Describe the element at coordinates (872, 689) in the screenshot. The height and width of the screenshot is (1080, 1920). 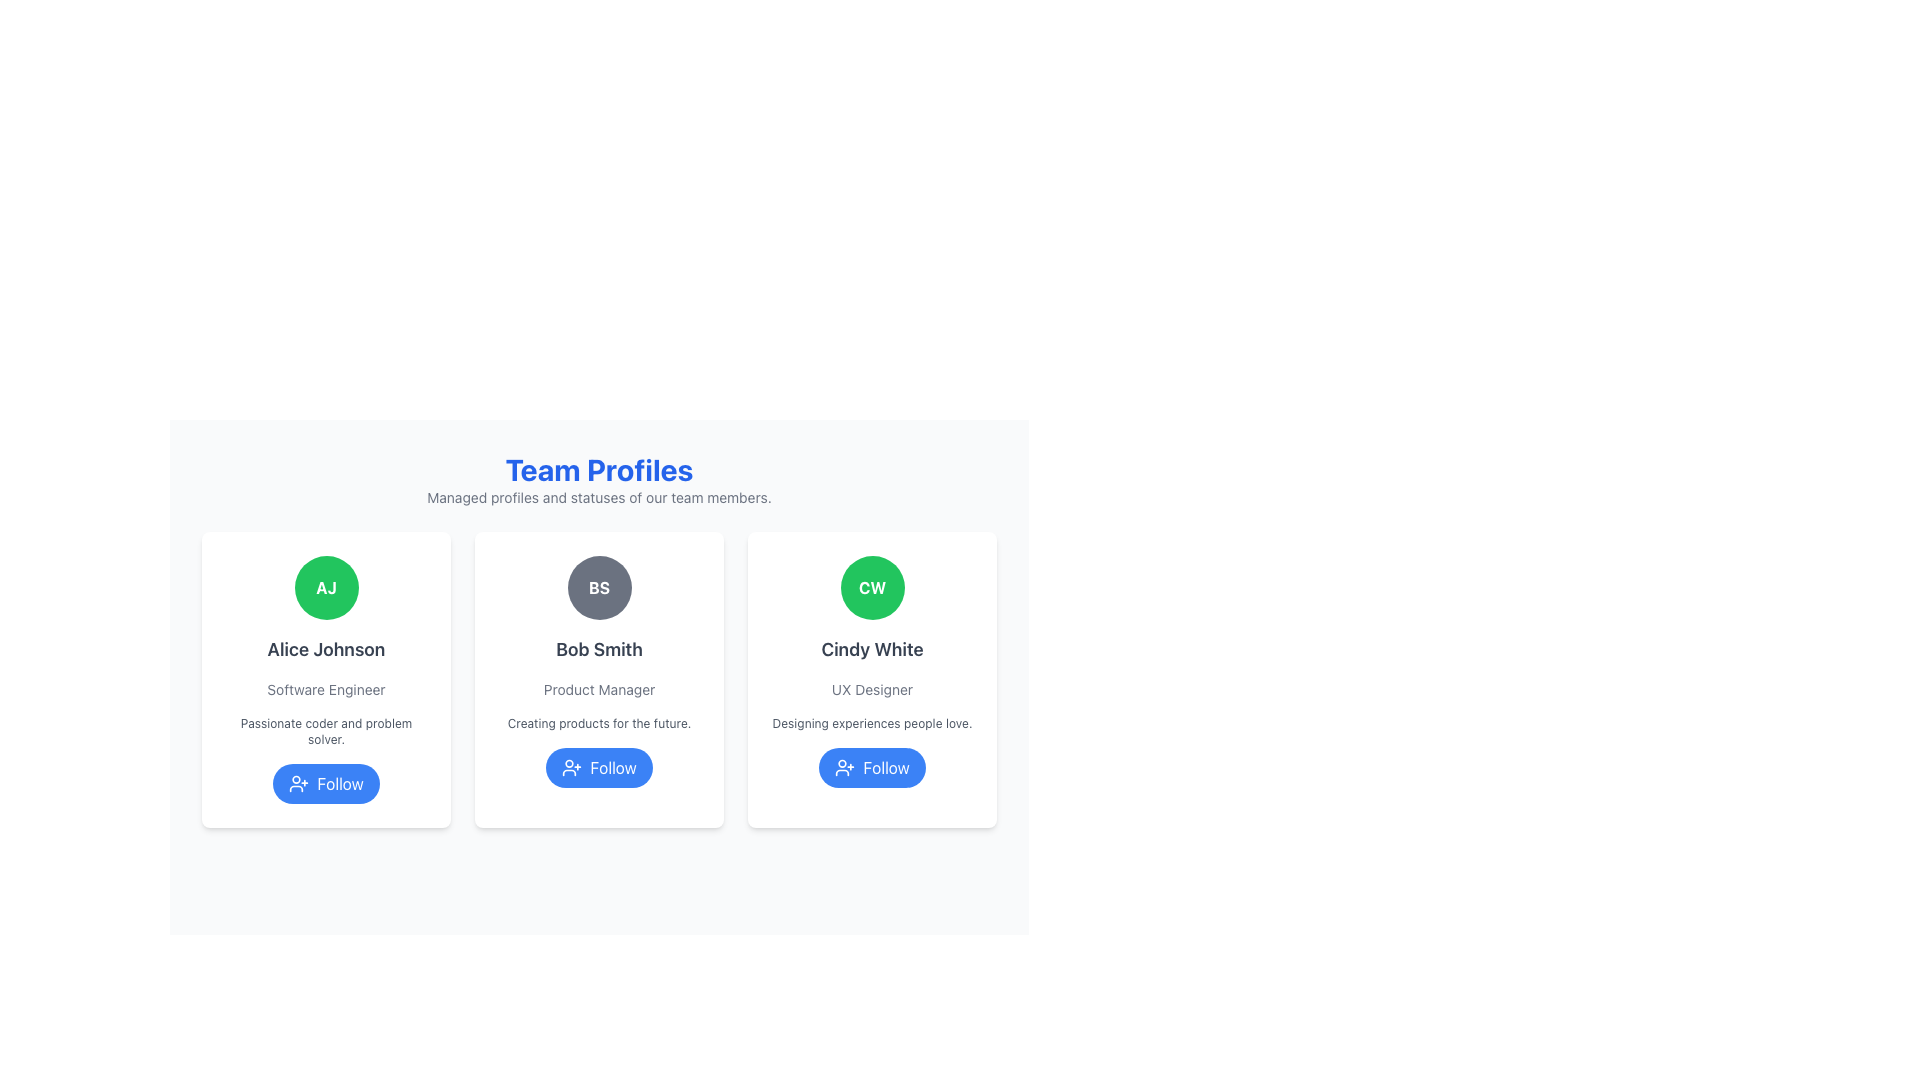
I see `text element displaying 'UX Designer' in small gray font located below 'Cindy White' in the profile card` at that location.